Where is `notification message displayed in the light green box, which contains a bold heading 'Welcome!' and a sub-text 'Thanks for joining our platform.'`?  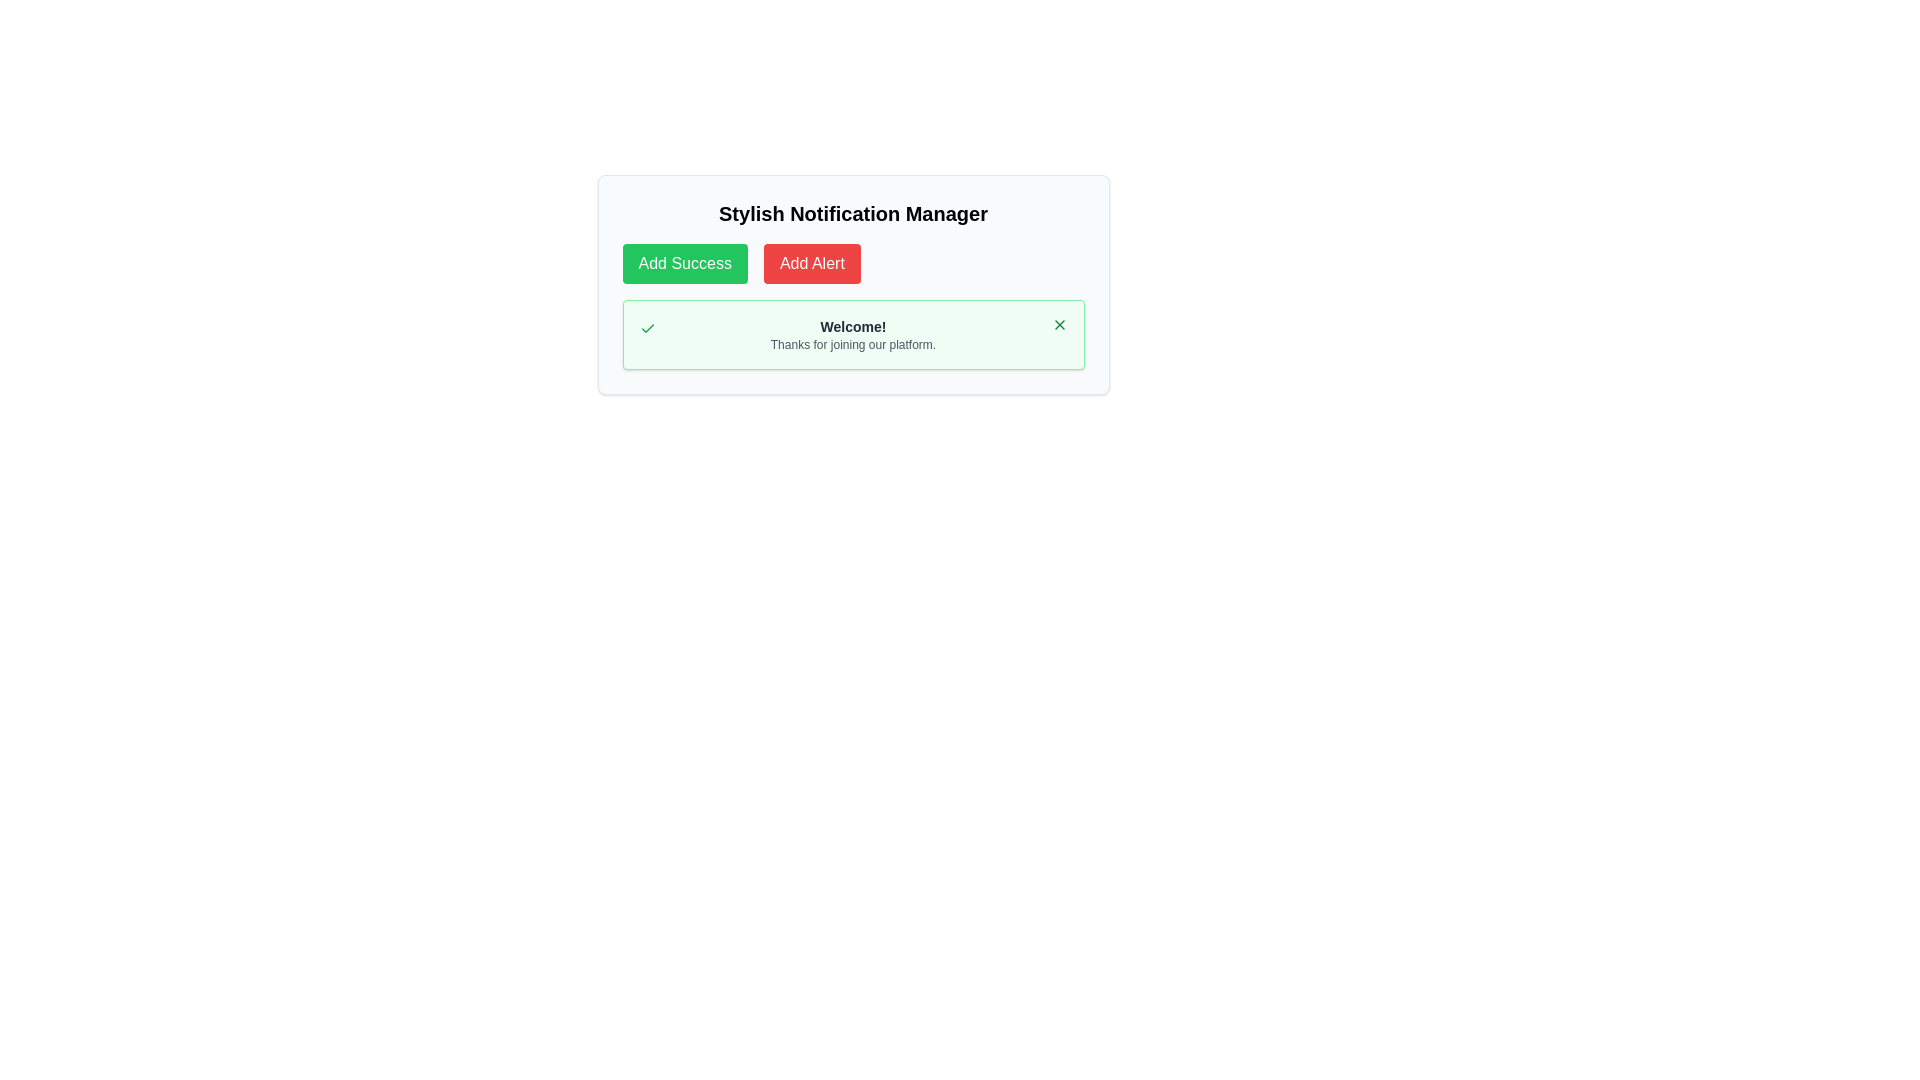 notification message displayed in the light green box, which contains a bold heading 'Welcome!' and a sub-text 'Thanks for joining our platform.' is located at coordinates (853, 334).